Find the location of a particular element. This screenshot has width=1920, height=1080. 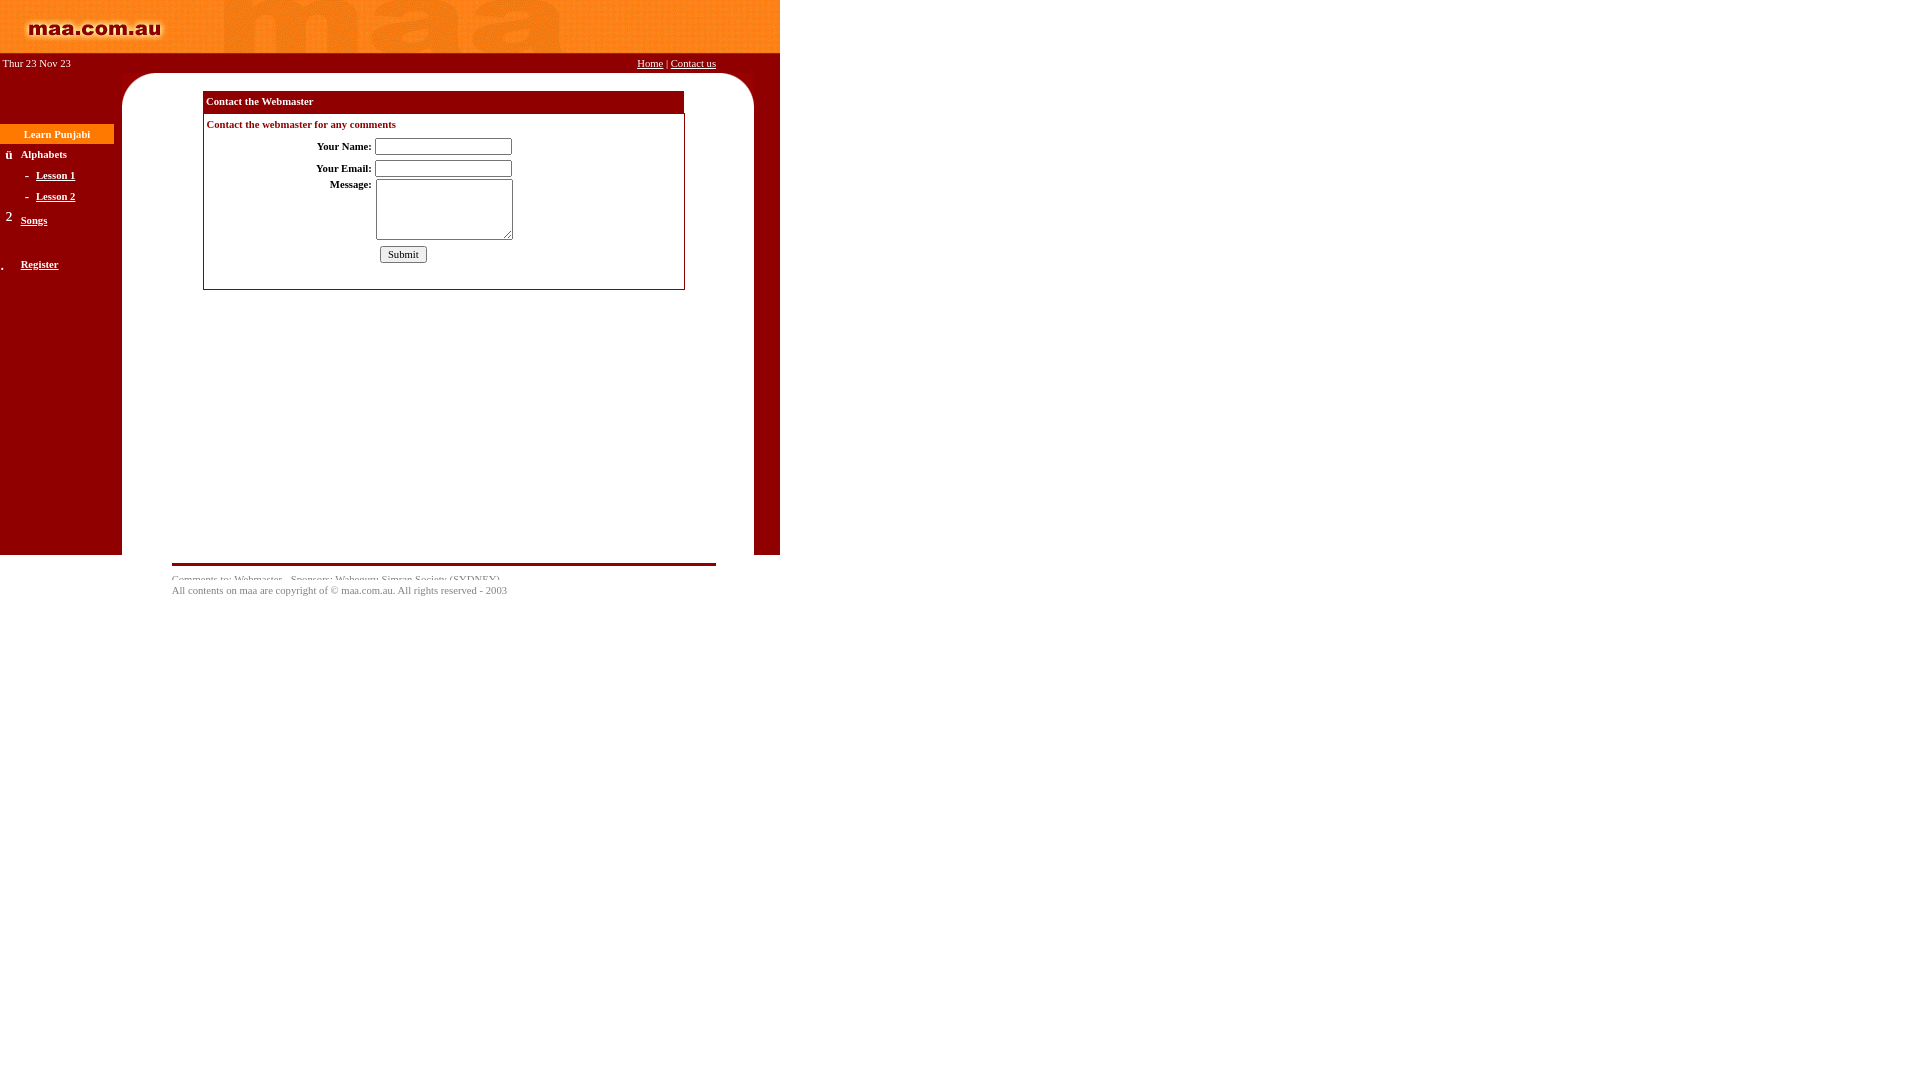

'Lesson 1' is located at coordinates (55, 174).